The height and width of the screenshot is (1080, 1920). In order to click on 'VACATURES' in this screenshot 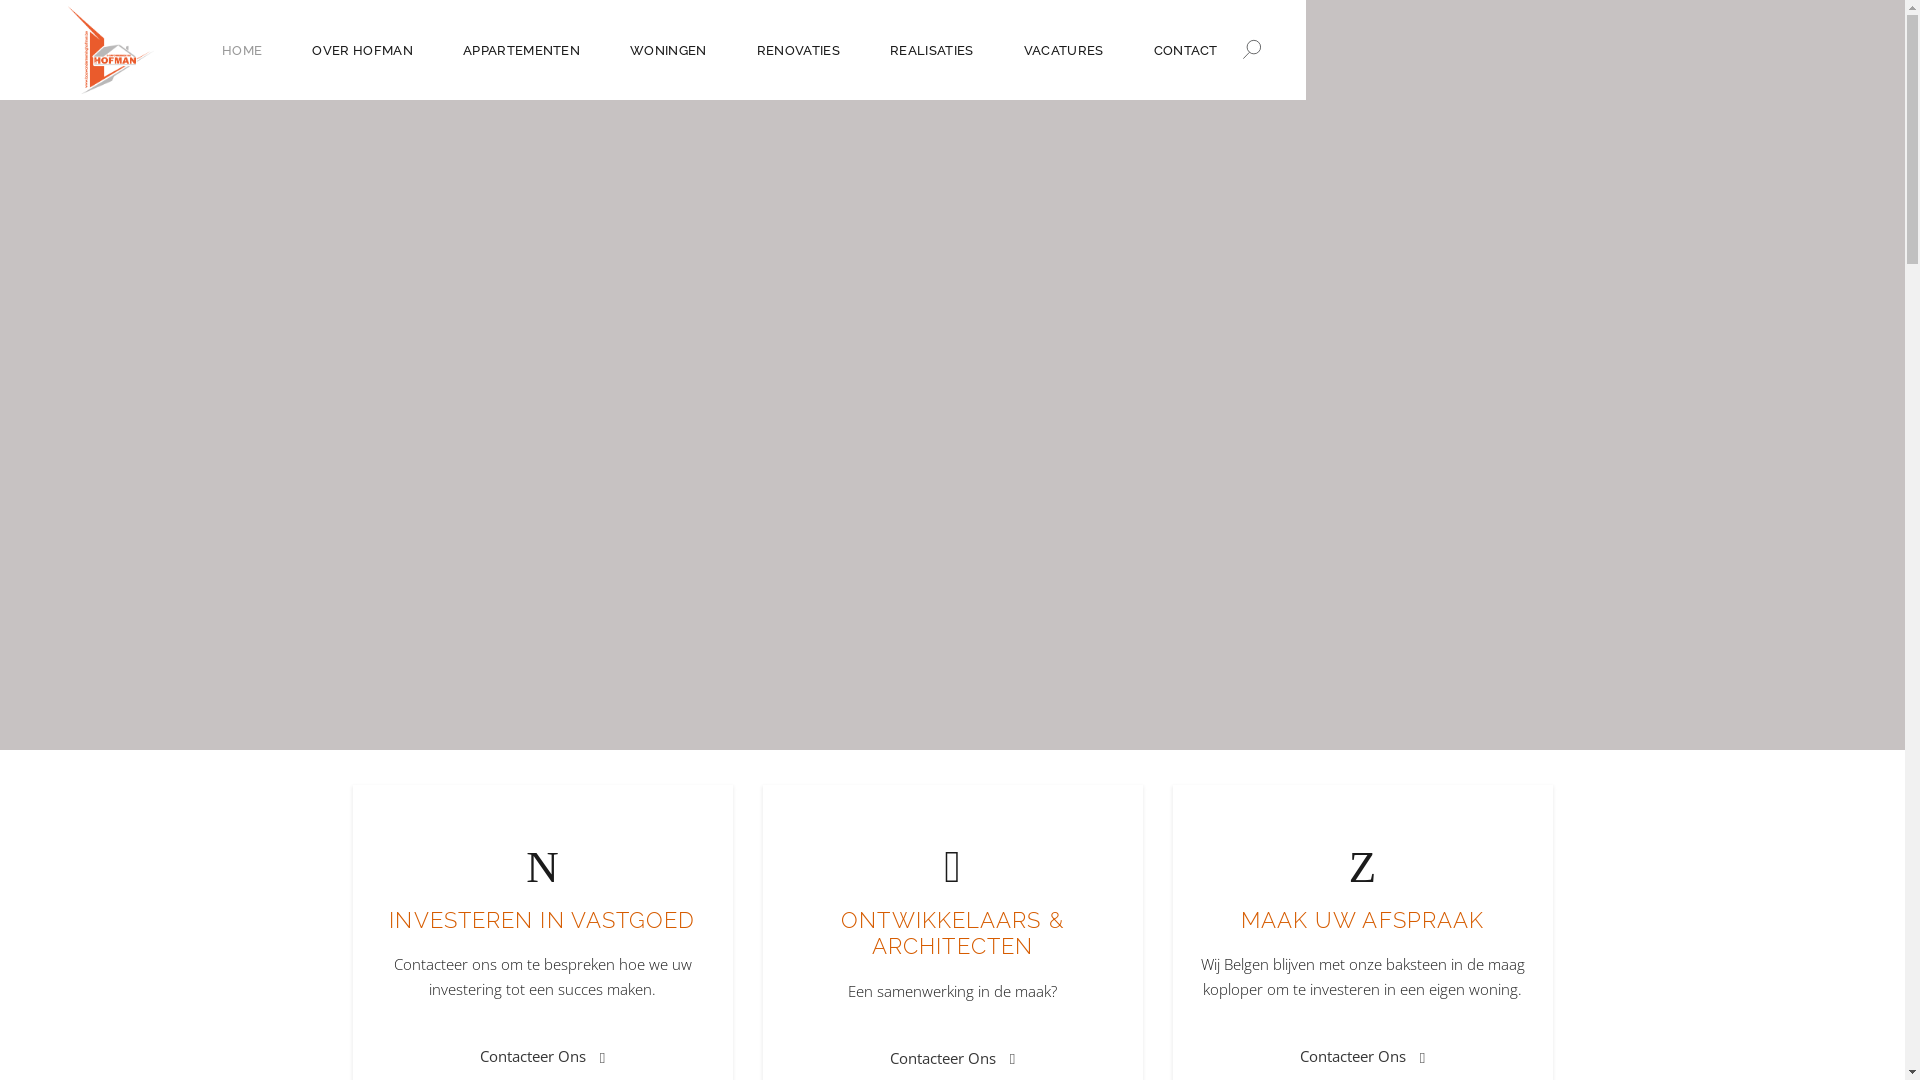, I will do `click(1063, 48)`.